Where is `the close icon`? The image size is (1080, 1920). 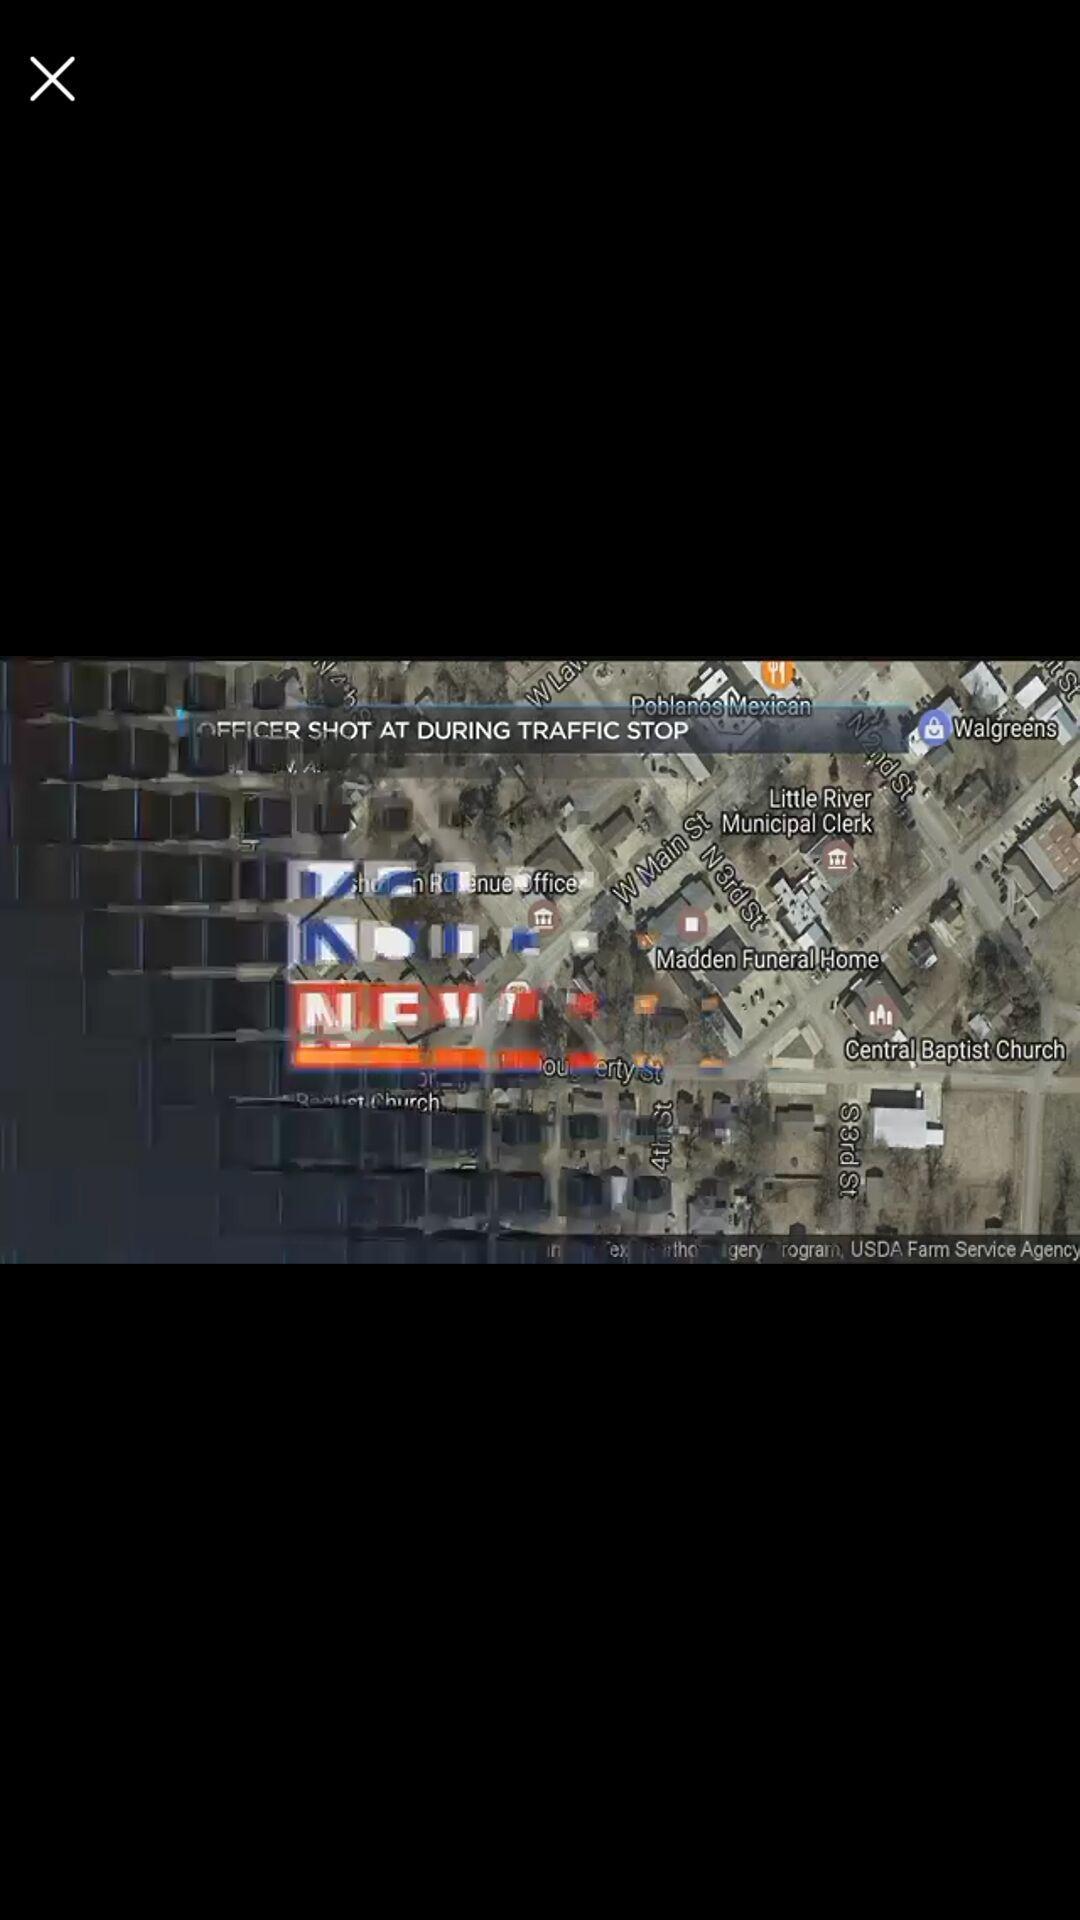 the close icon is located at coordinates (51, 78).